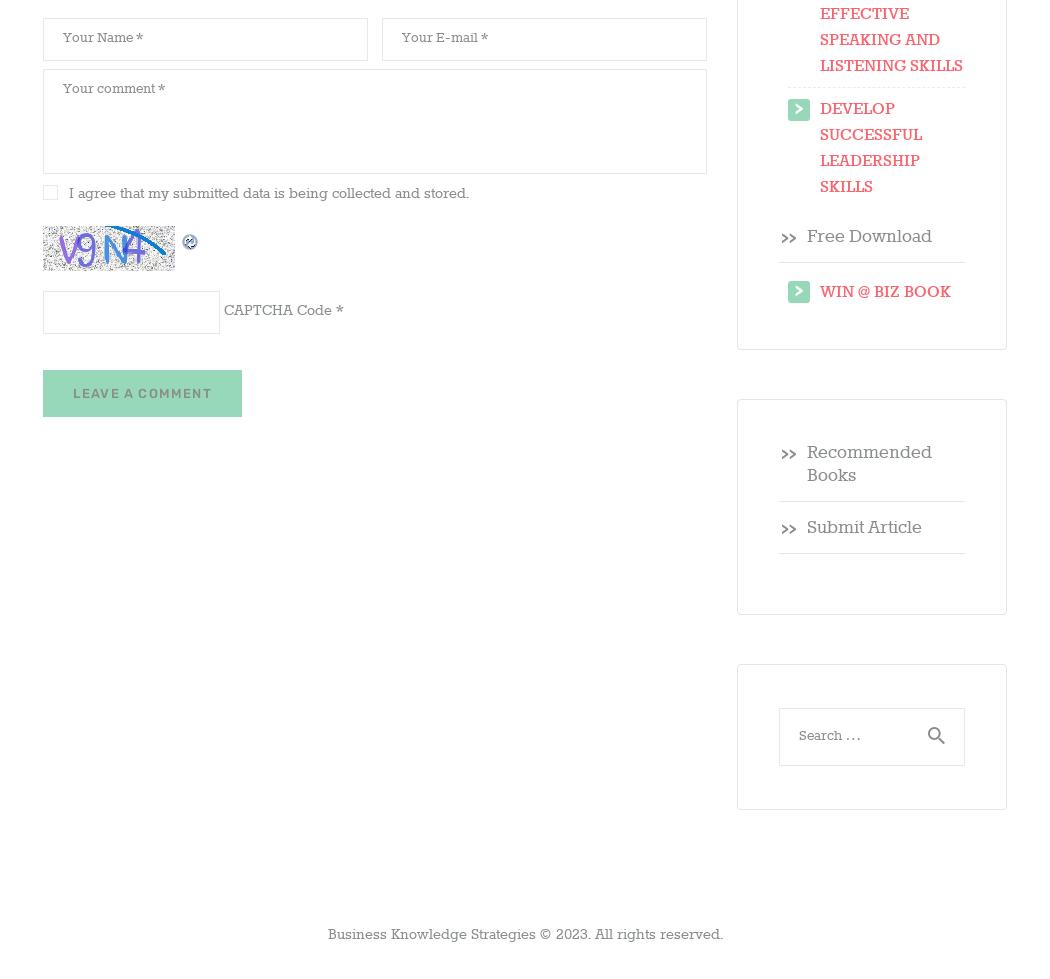 Image resolution: width=1050 pixels, height=979 pixels. I want to click on 'Submit Article', so click(862, 527).